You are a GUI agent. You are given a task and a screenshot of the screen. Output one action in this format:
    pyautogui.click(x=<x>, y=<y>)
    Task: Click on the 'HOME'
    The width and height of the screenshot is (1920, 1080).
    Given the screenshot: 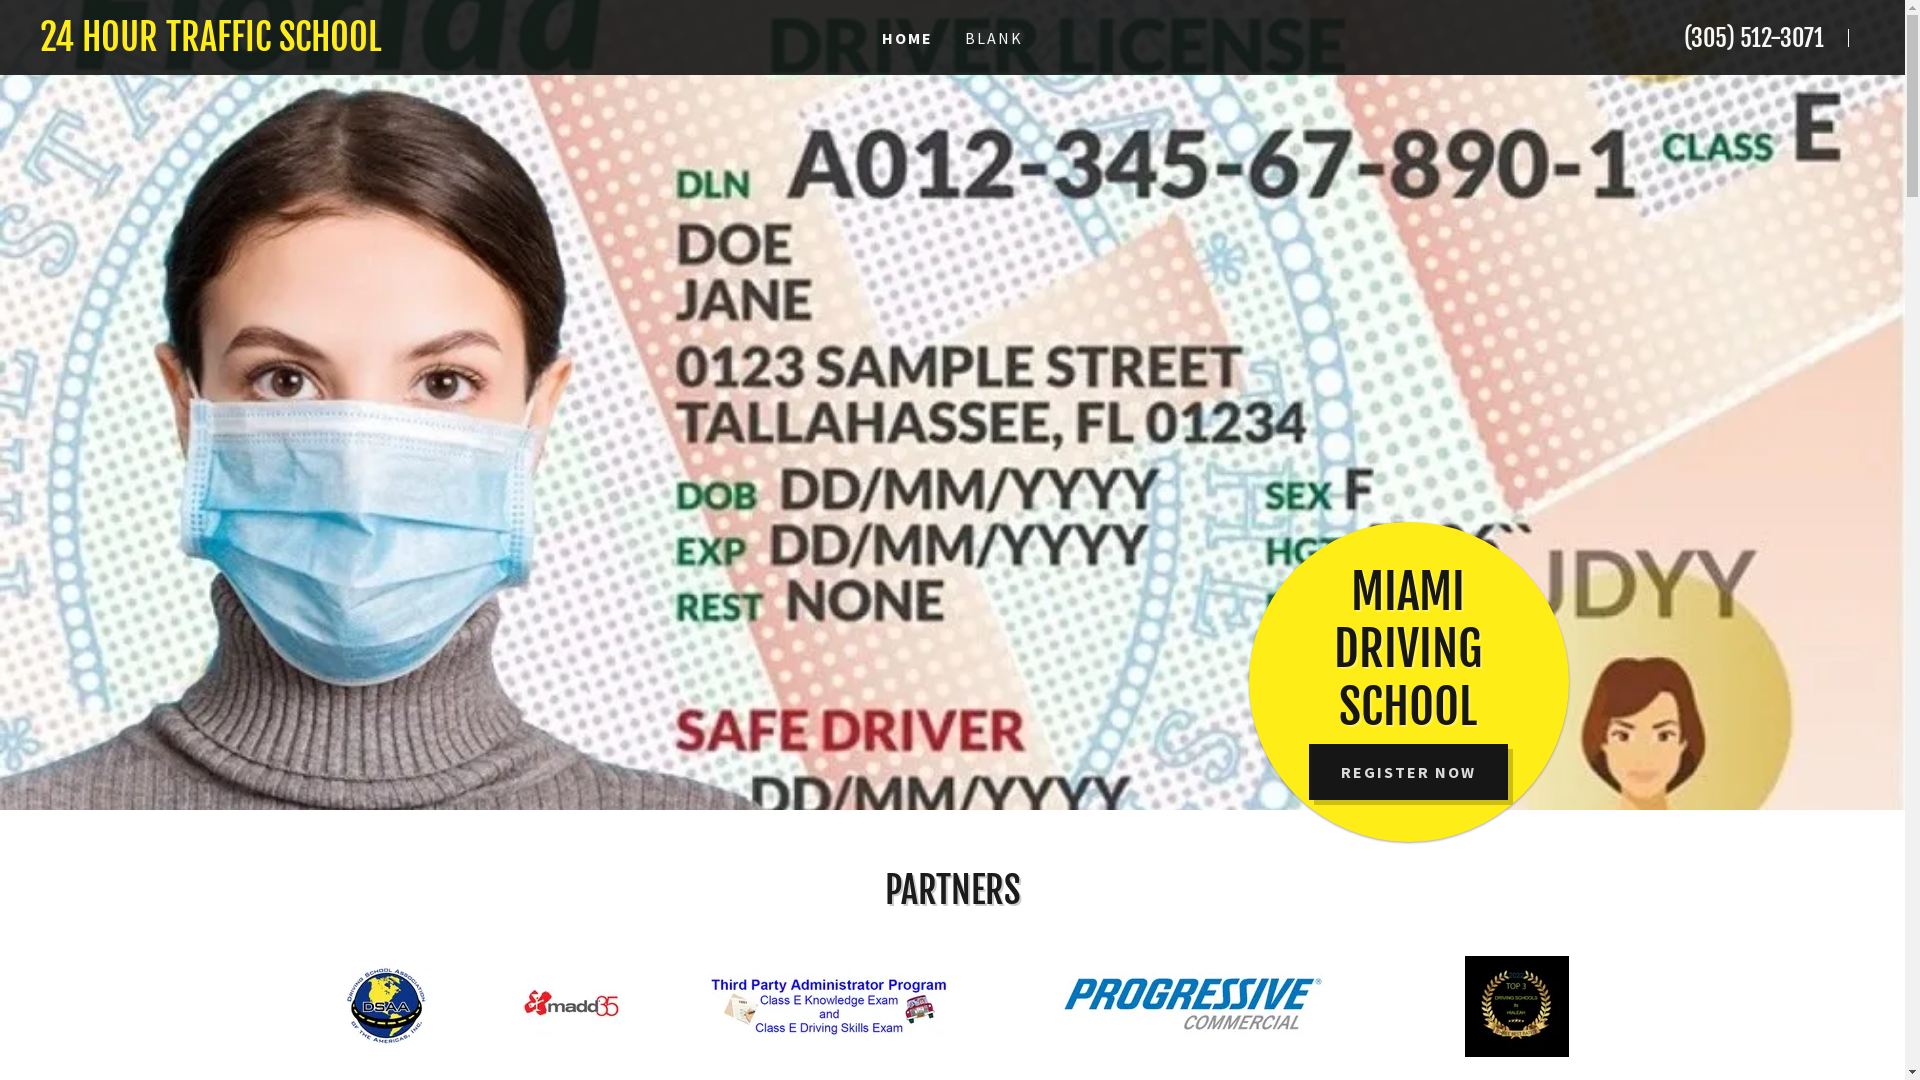 What is the action you would take?
    pyautogui.click(x=906, y=38)
    